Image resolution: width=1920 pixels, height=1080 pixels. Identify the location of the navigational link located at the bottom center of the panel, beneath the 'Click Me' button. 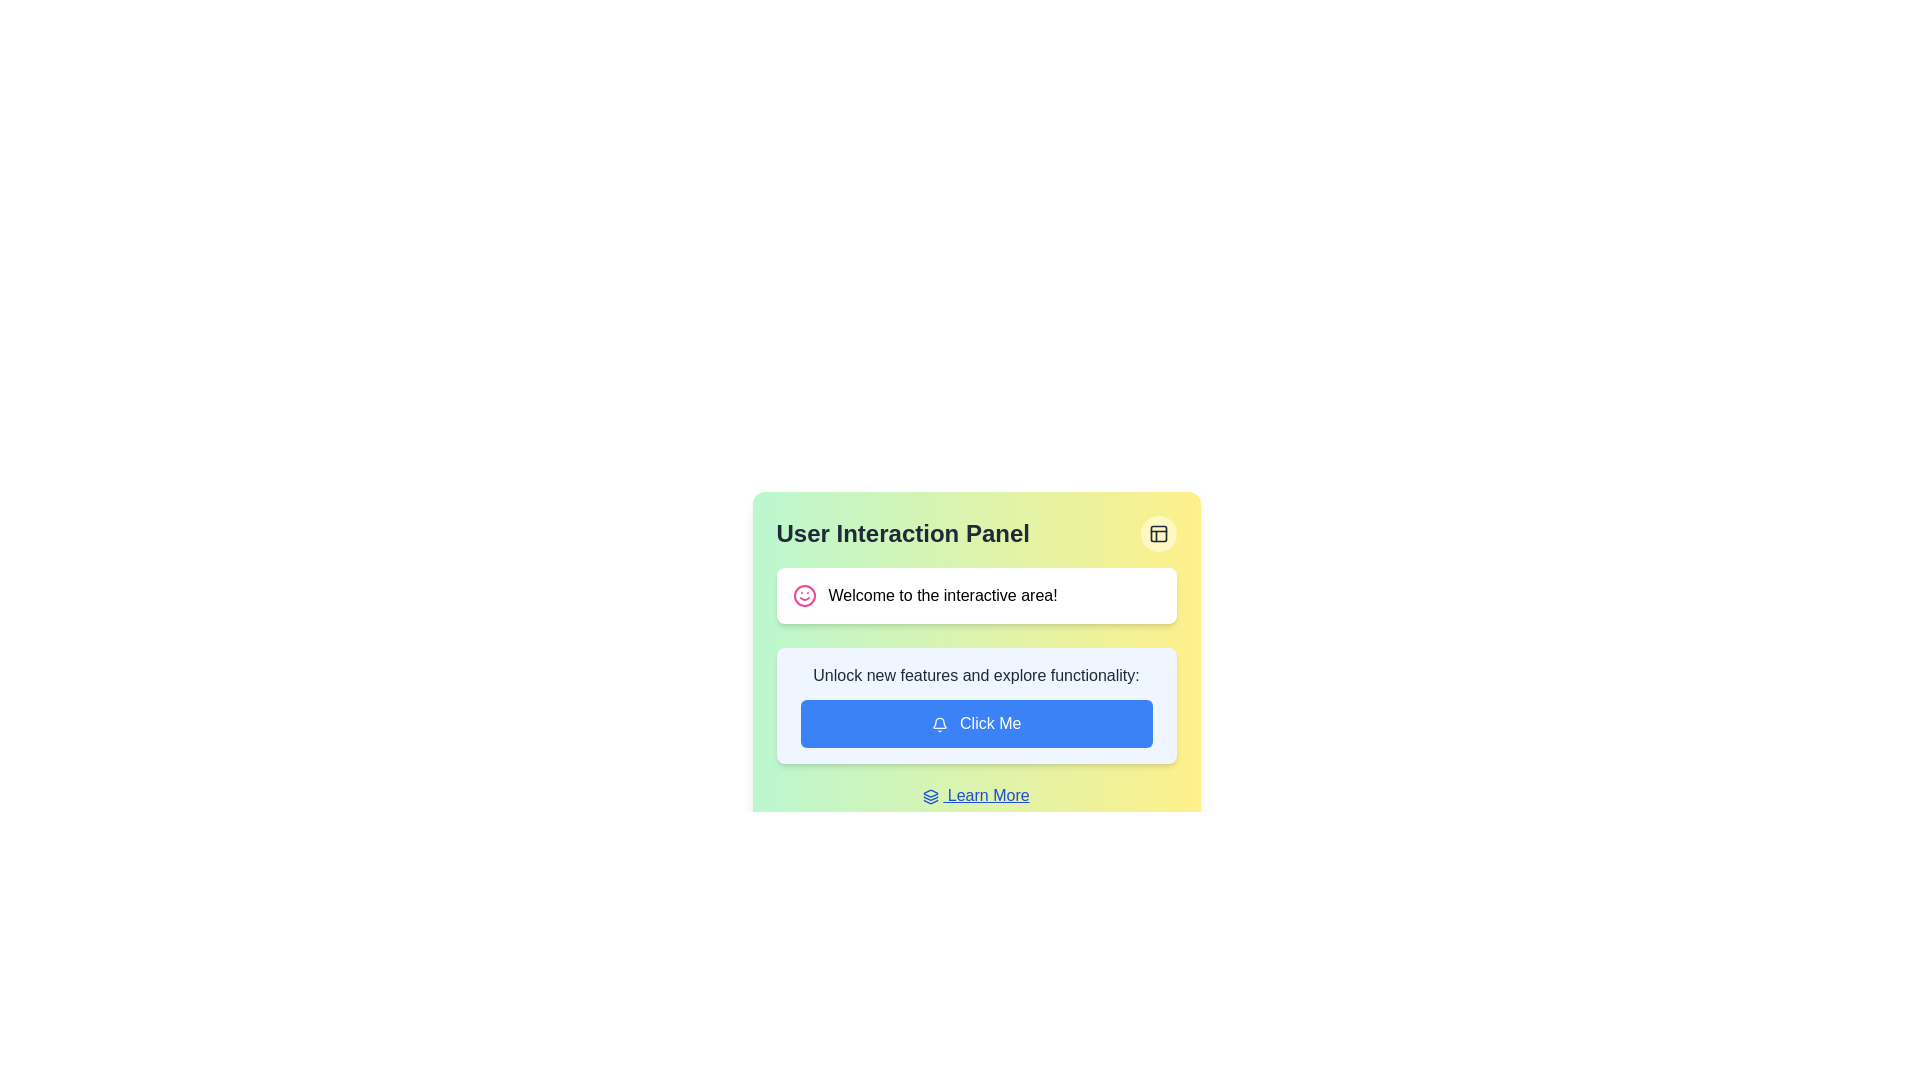
(976, 794).